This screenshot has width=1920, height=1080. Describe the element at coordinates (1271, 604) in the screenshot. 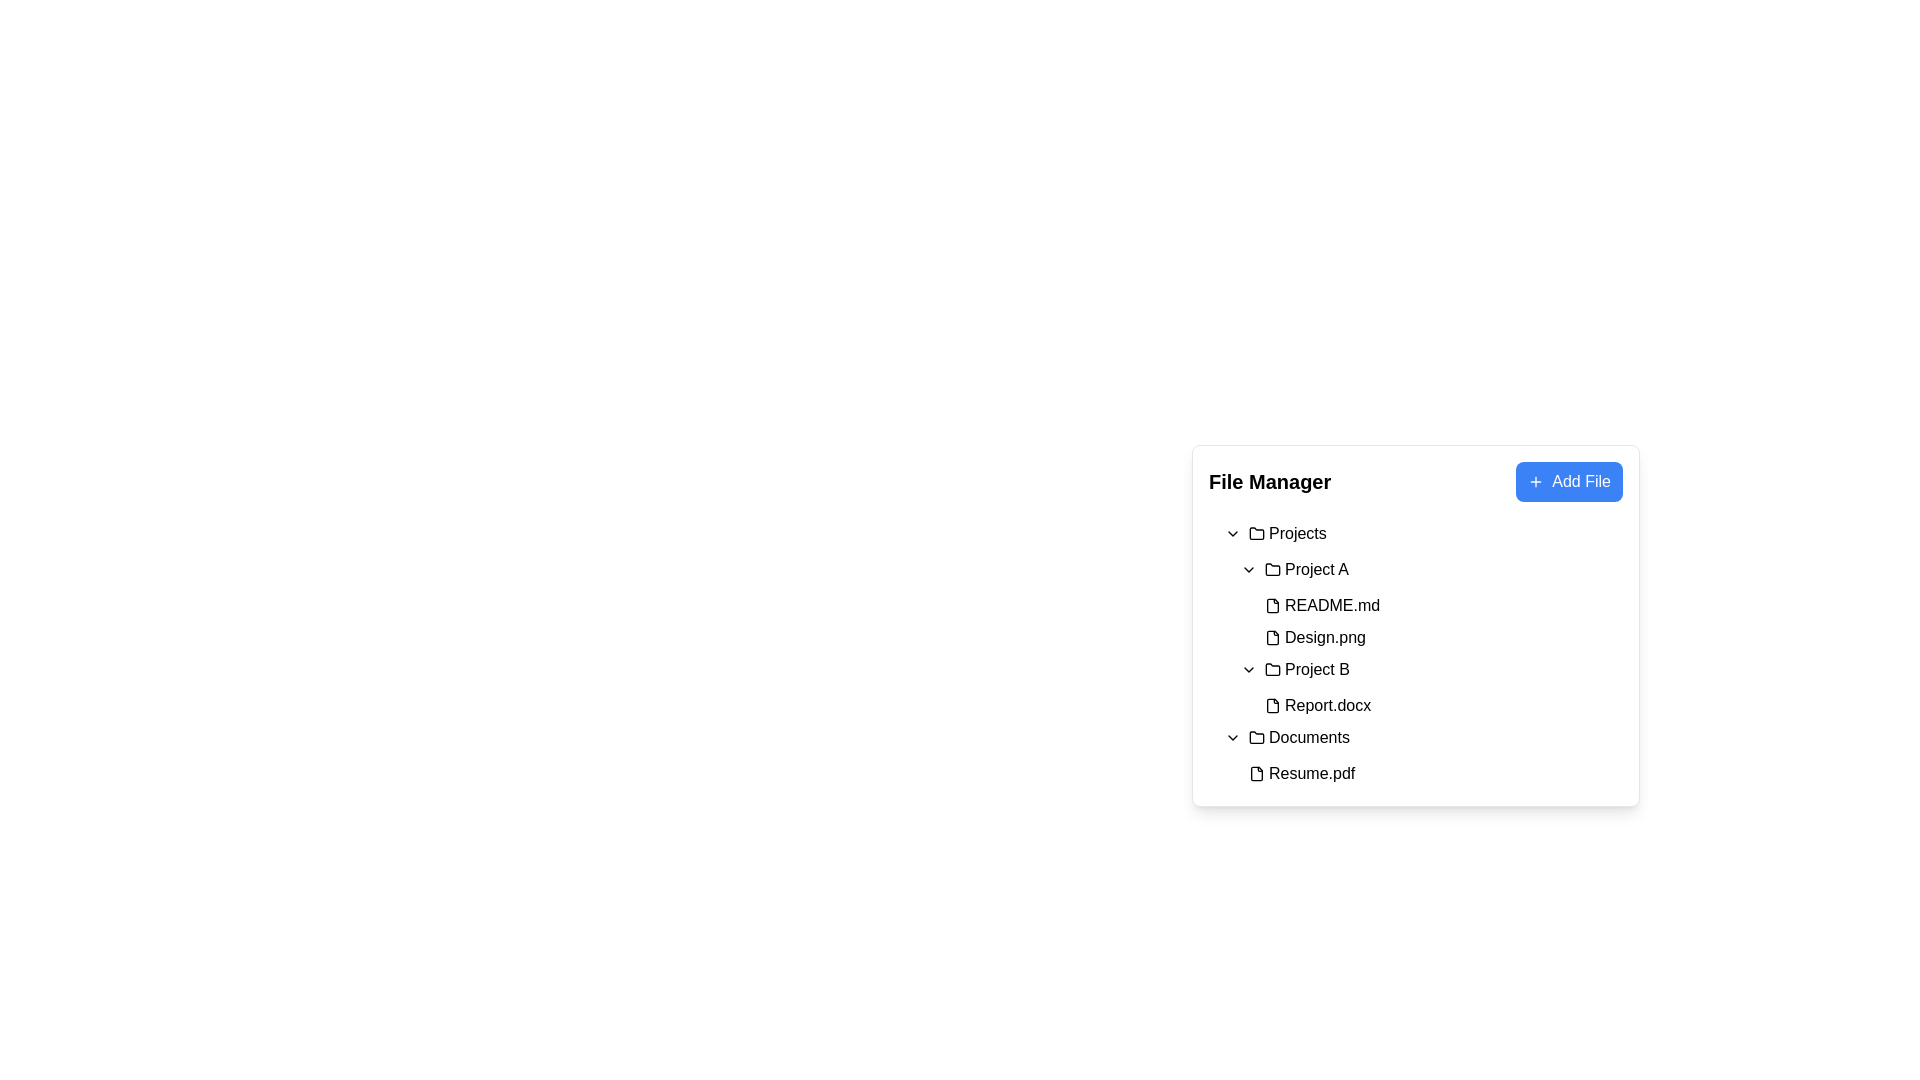

I see `the file icon representing 'README.md' in the file manager interface` at that location.